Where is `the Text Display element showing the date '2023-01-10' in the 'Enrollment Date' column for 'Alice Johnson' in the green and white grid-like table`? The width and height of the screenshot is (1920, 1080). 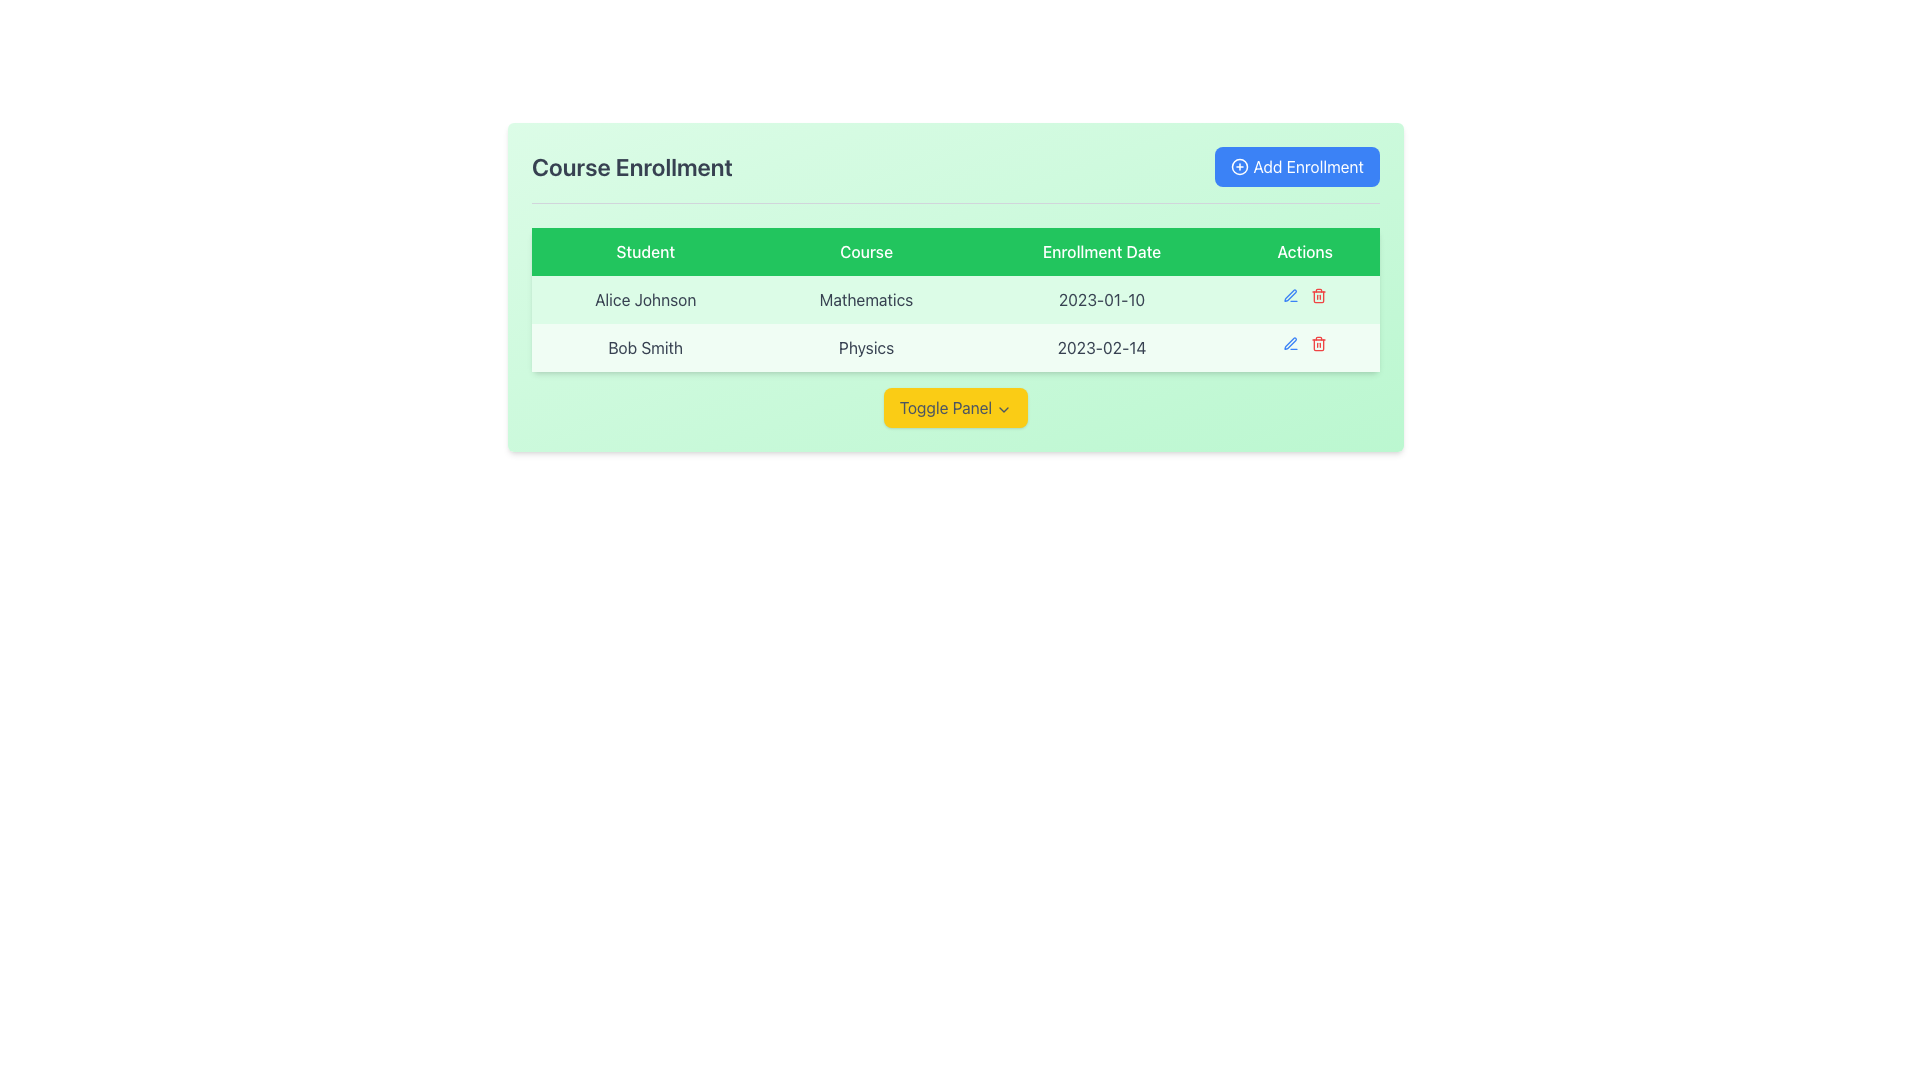 the Text Display element showing the date '2023-01-10' in the 'Enrollment Date' column for 'Alice Johnson' in the green and white grid-like table is located at coordinates (1101, 300).